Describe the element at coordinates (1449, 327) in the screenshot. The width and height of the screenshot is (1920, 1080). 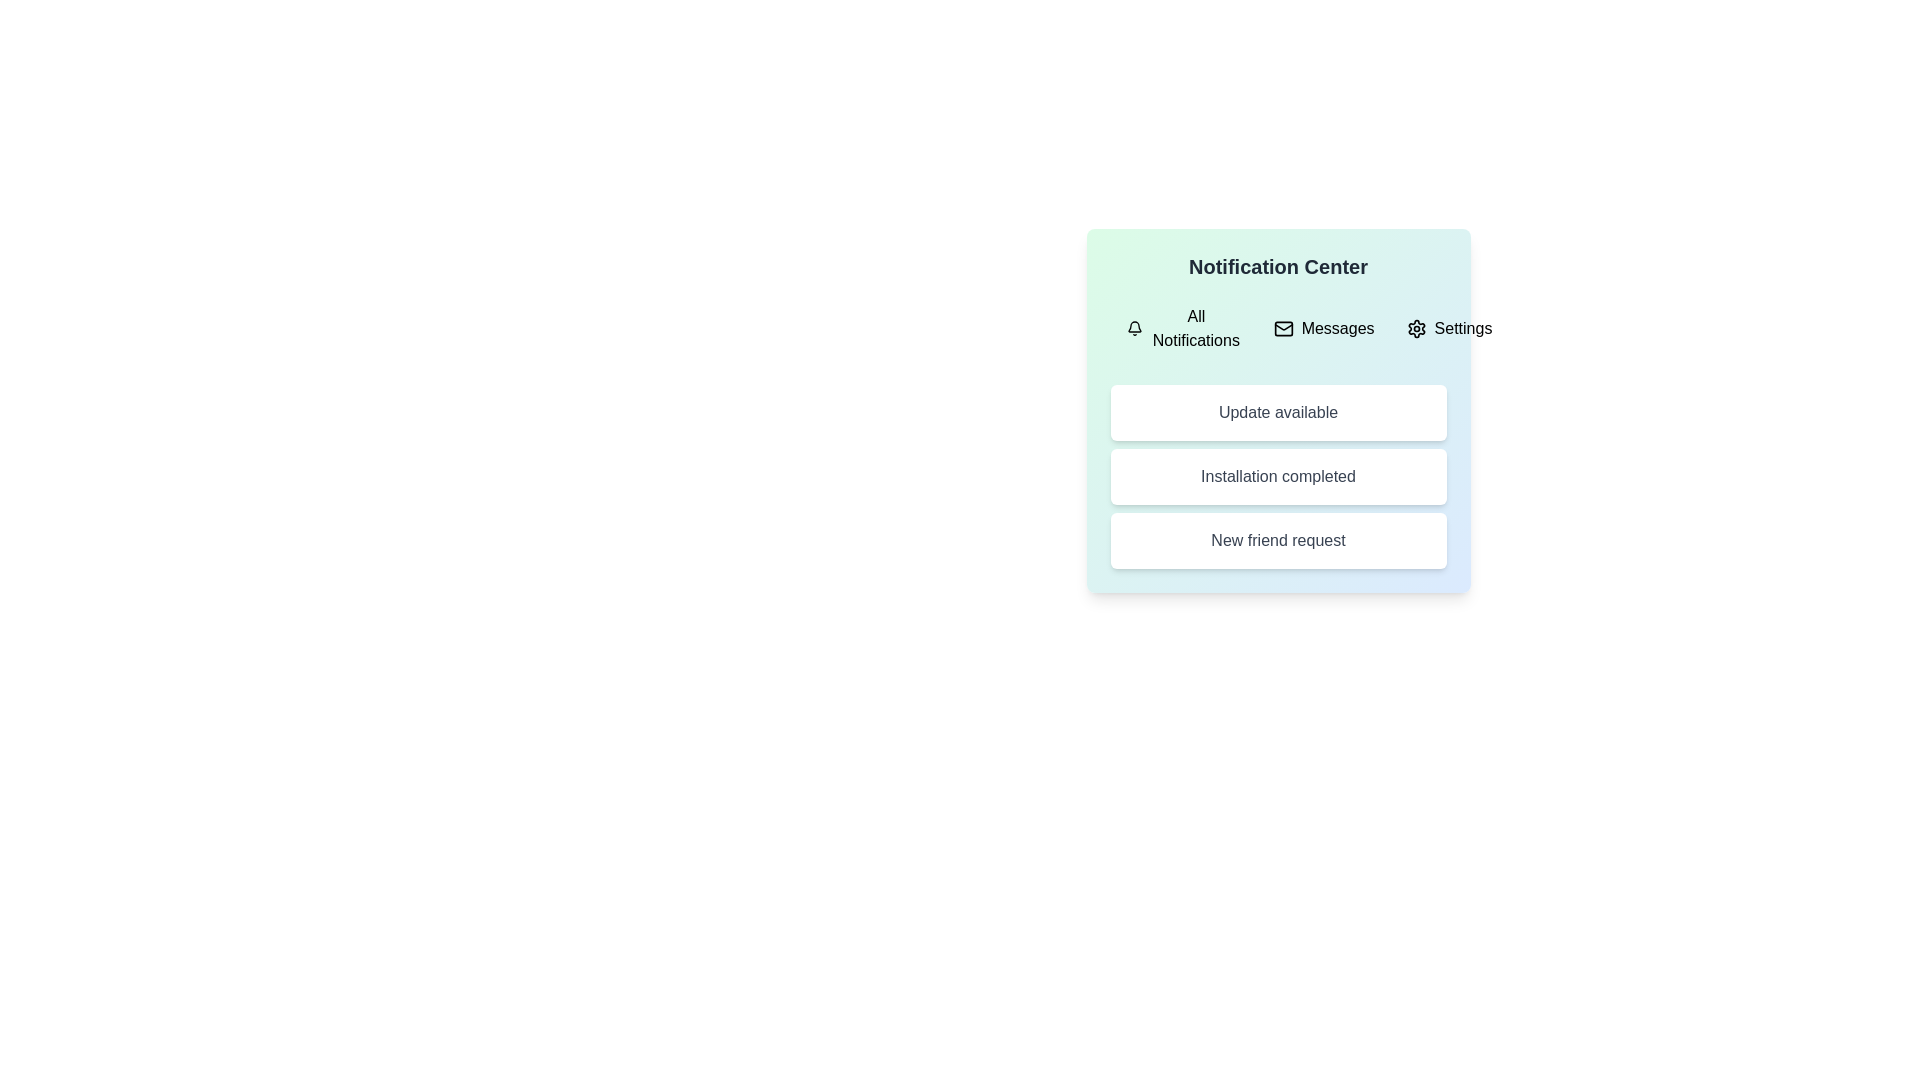
I see `the Settings tab by clicking on it` at that location.